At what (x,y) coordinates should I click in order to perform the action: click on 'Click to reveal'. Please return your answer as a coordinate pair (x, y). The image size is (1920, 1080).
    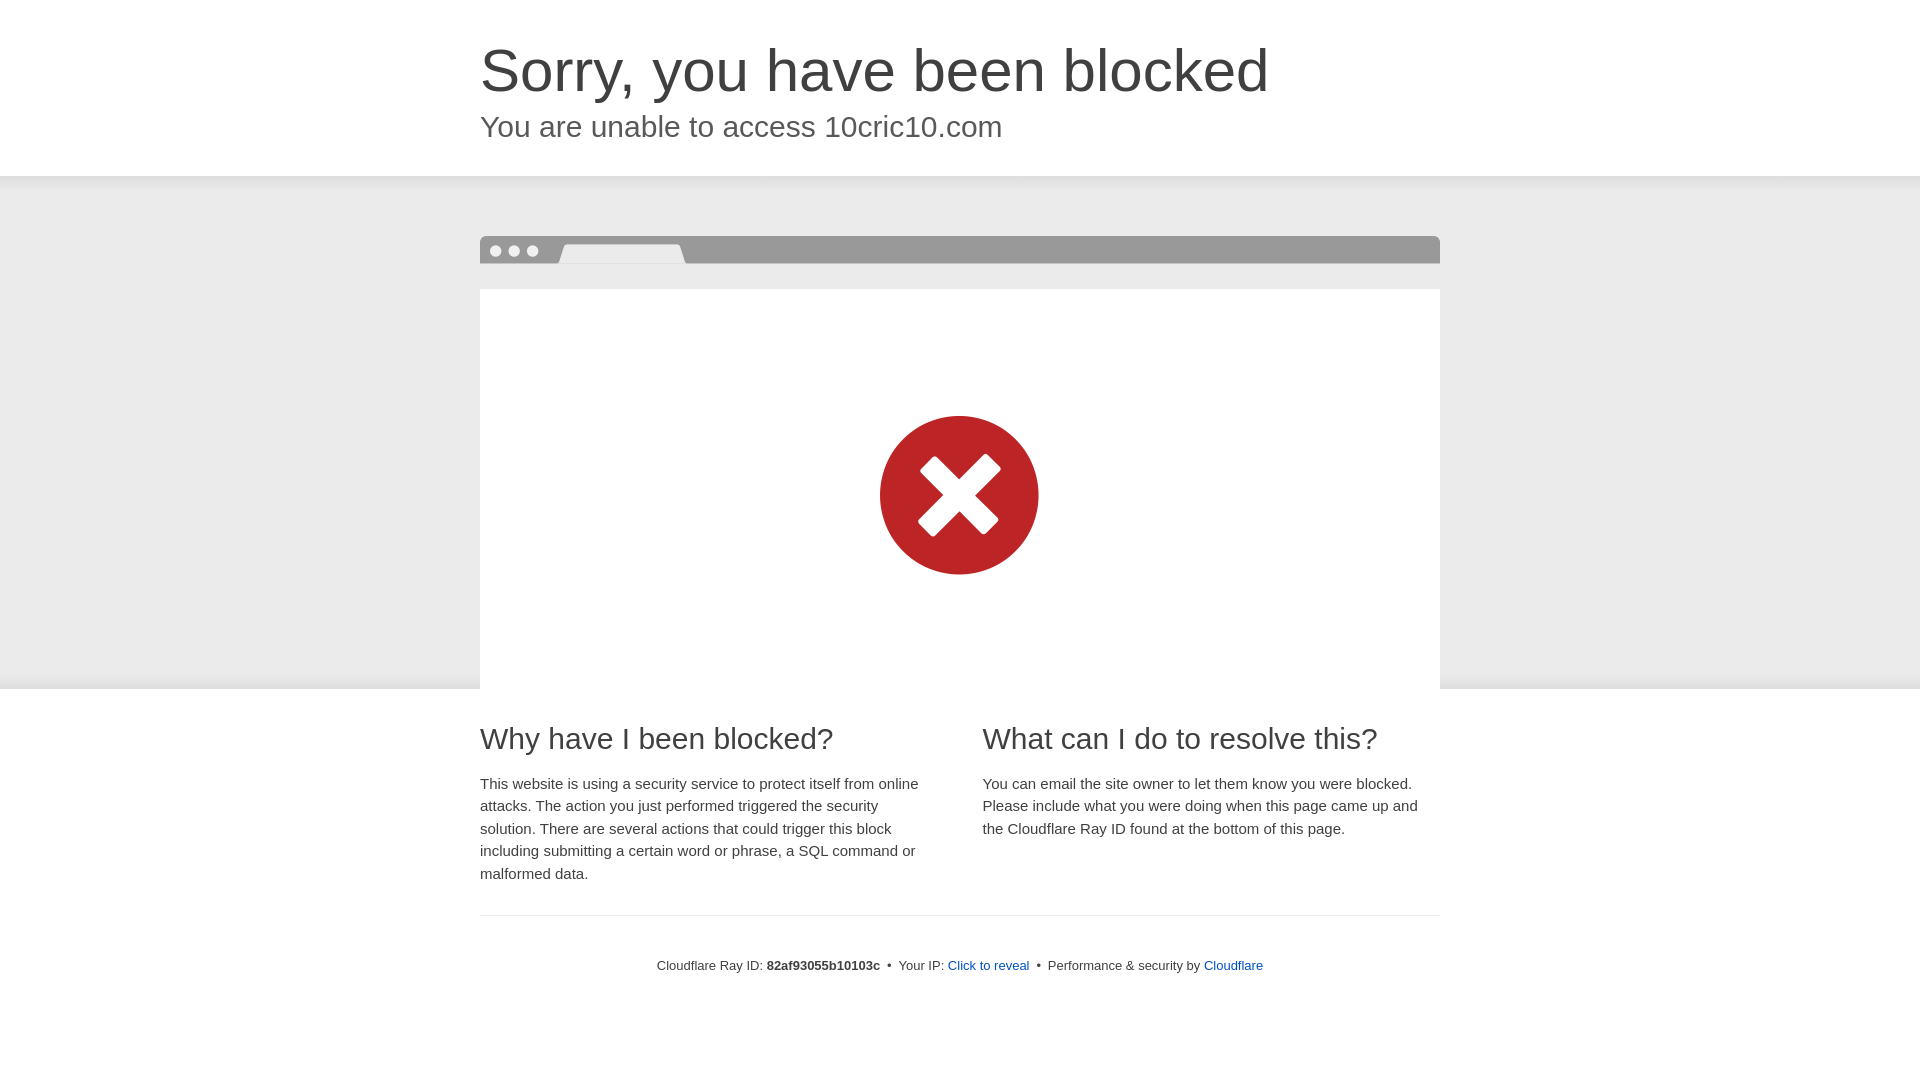
    Looking at the image, I should click on (947, 964).